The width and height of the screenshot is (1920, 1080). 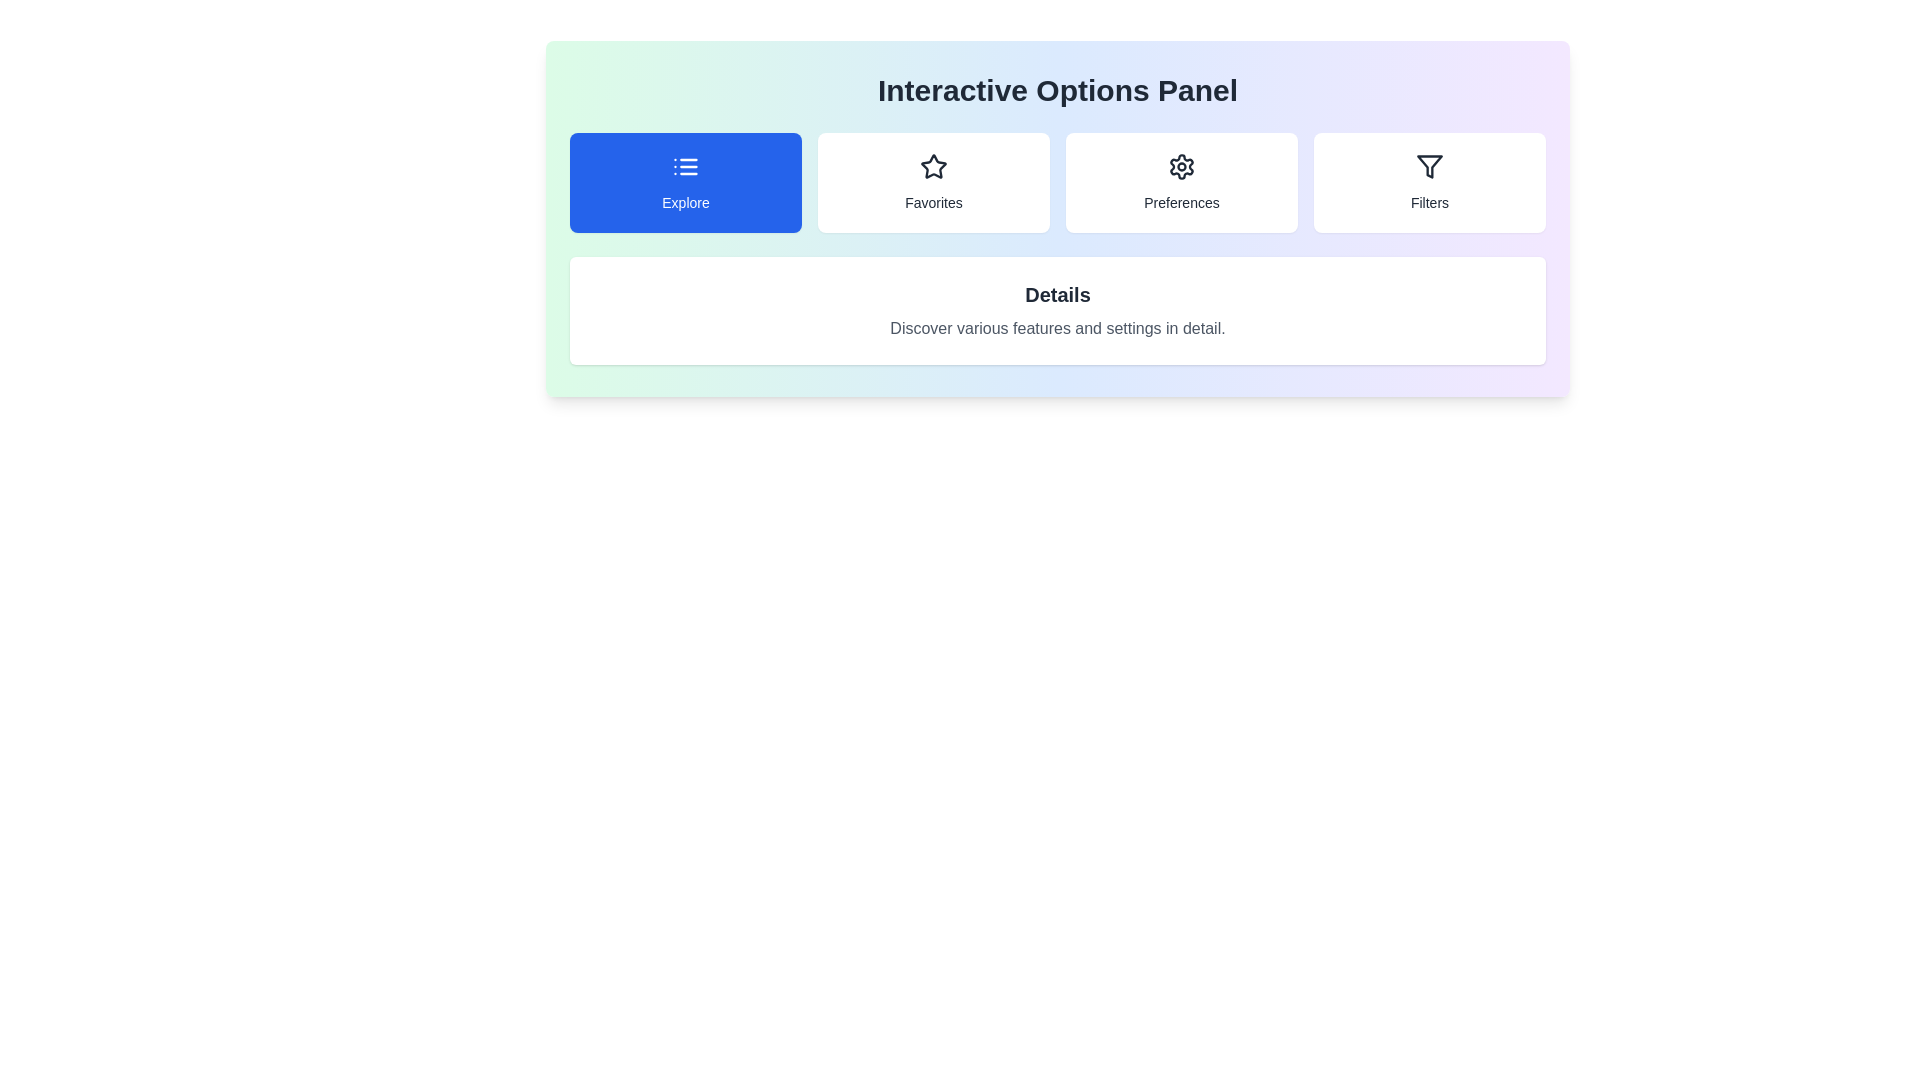 I want to click on the icon located at the center of the 'Explore' button, which is the leftmost button in the top section of the layout, so click(x=686, y=165).